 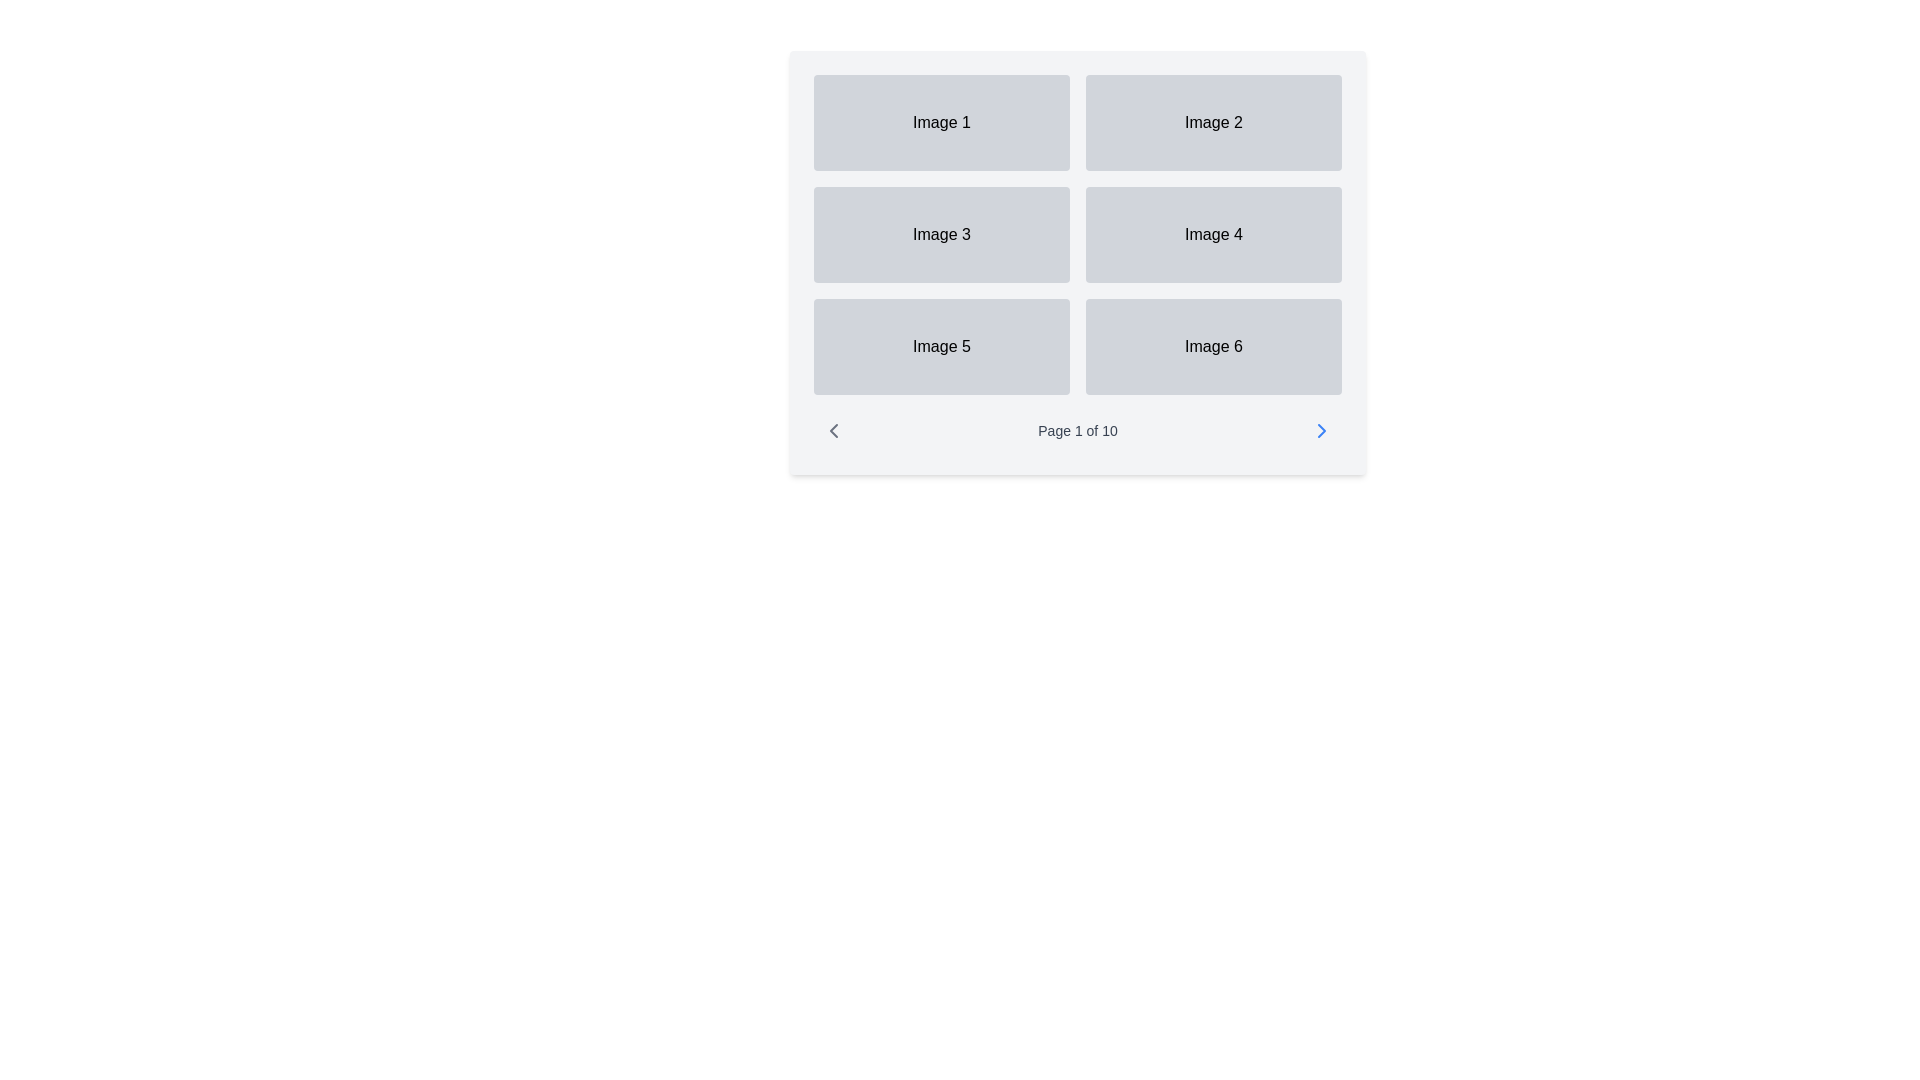 What do you see at coordinates (1077, 430) in the screenshot?
I see `text phrase 'Page 1 of 10' located centrally at the bottom of the user interface to understand current paging information` at bounding box center [1077, 430].